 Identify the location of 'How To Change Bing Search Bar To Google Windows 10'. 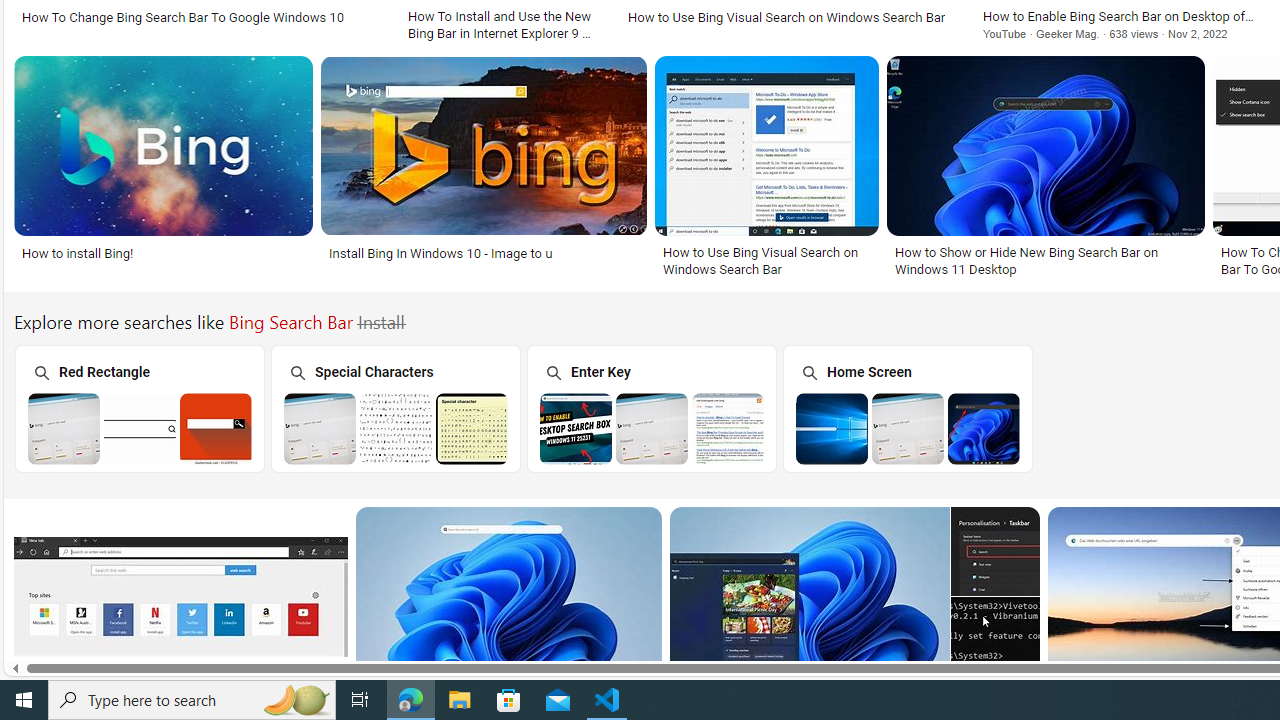
(202, 16).